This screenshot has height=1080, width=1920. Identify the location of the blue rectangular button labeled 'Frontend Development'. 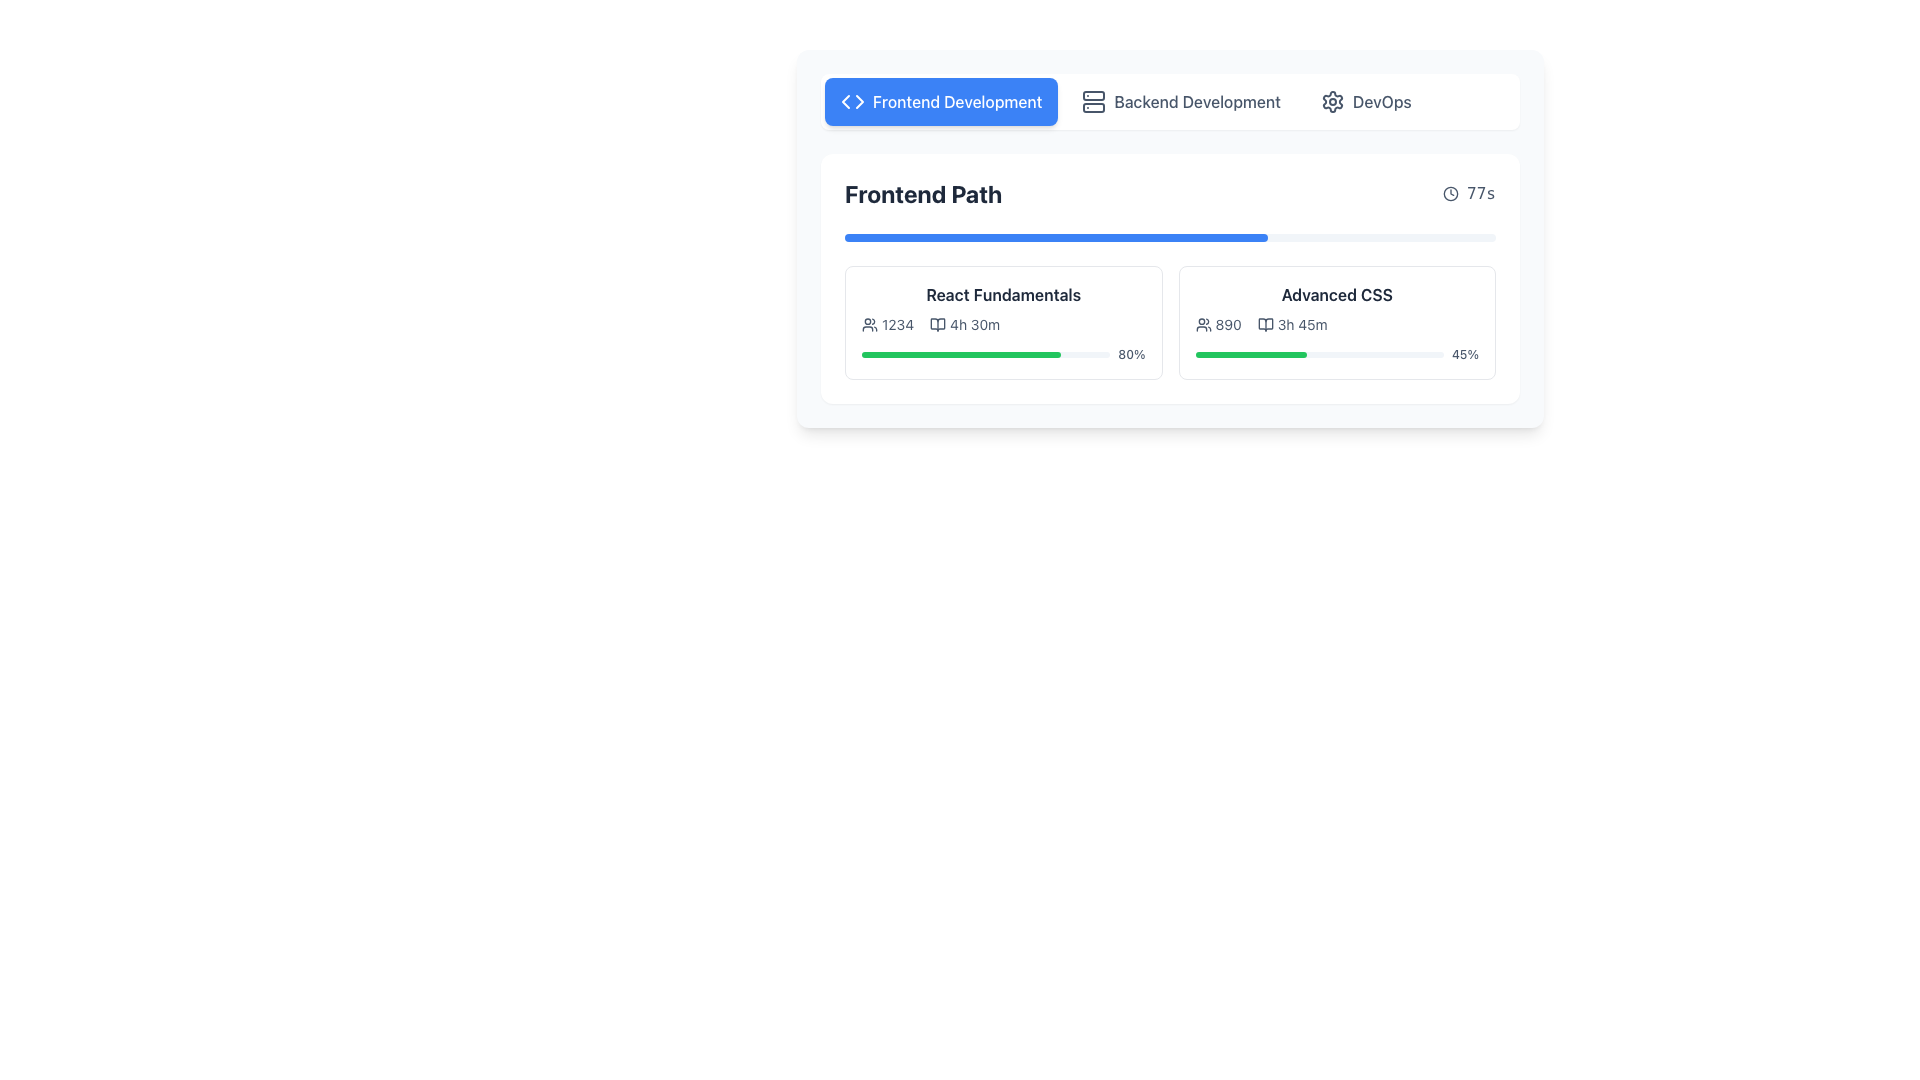
(940, 101).